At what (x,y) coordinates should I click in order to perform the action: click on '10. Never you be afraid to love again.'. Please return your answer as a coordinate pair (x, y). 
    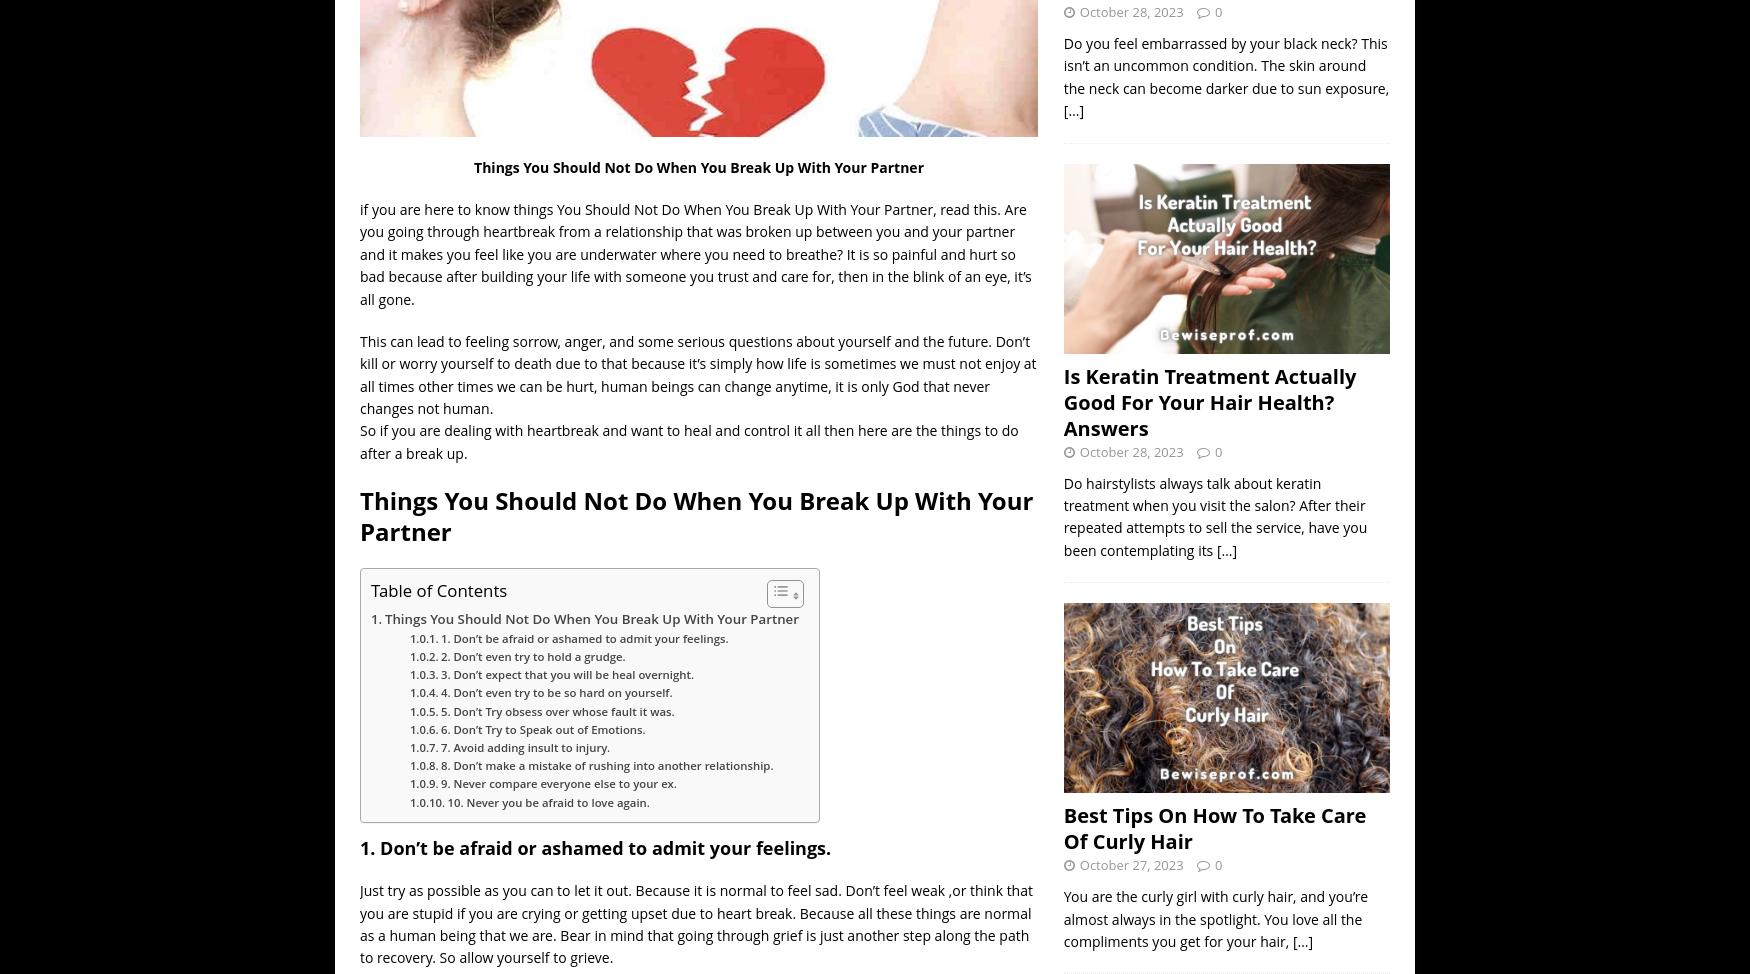
    Looking at the image, I should click on (546, 800).